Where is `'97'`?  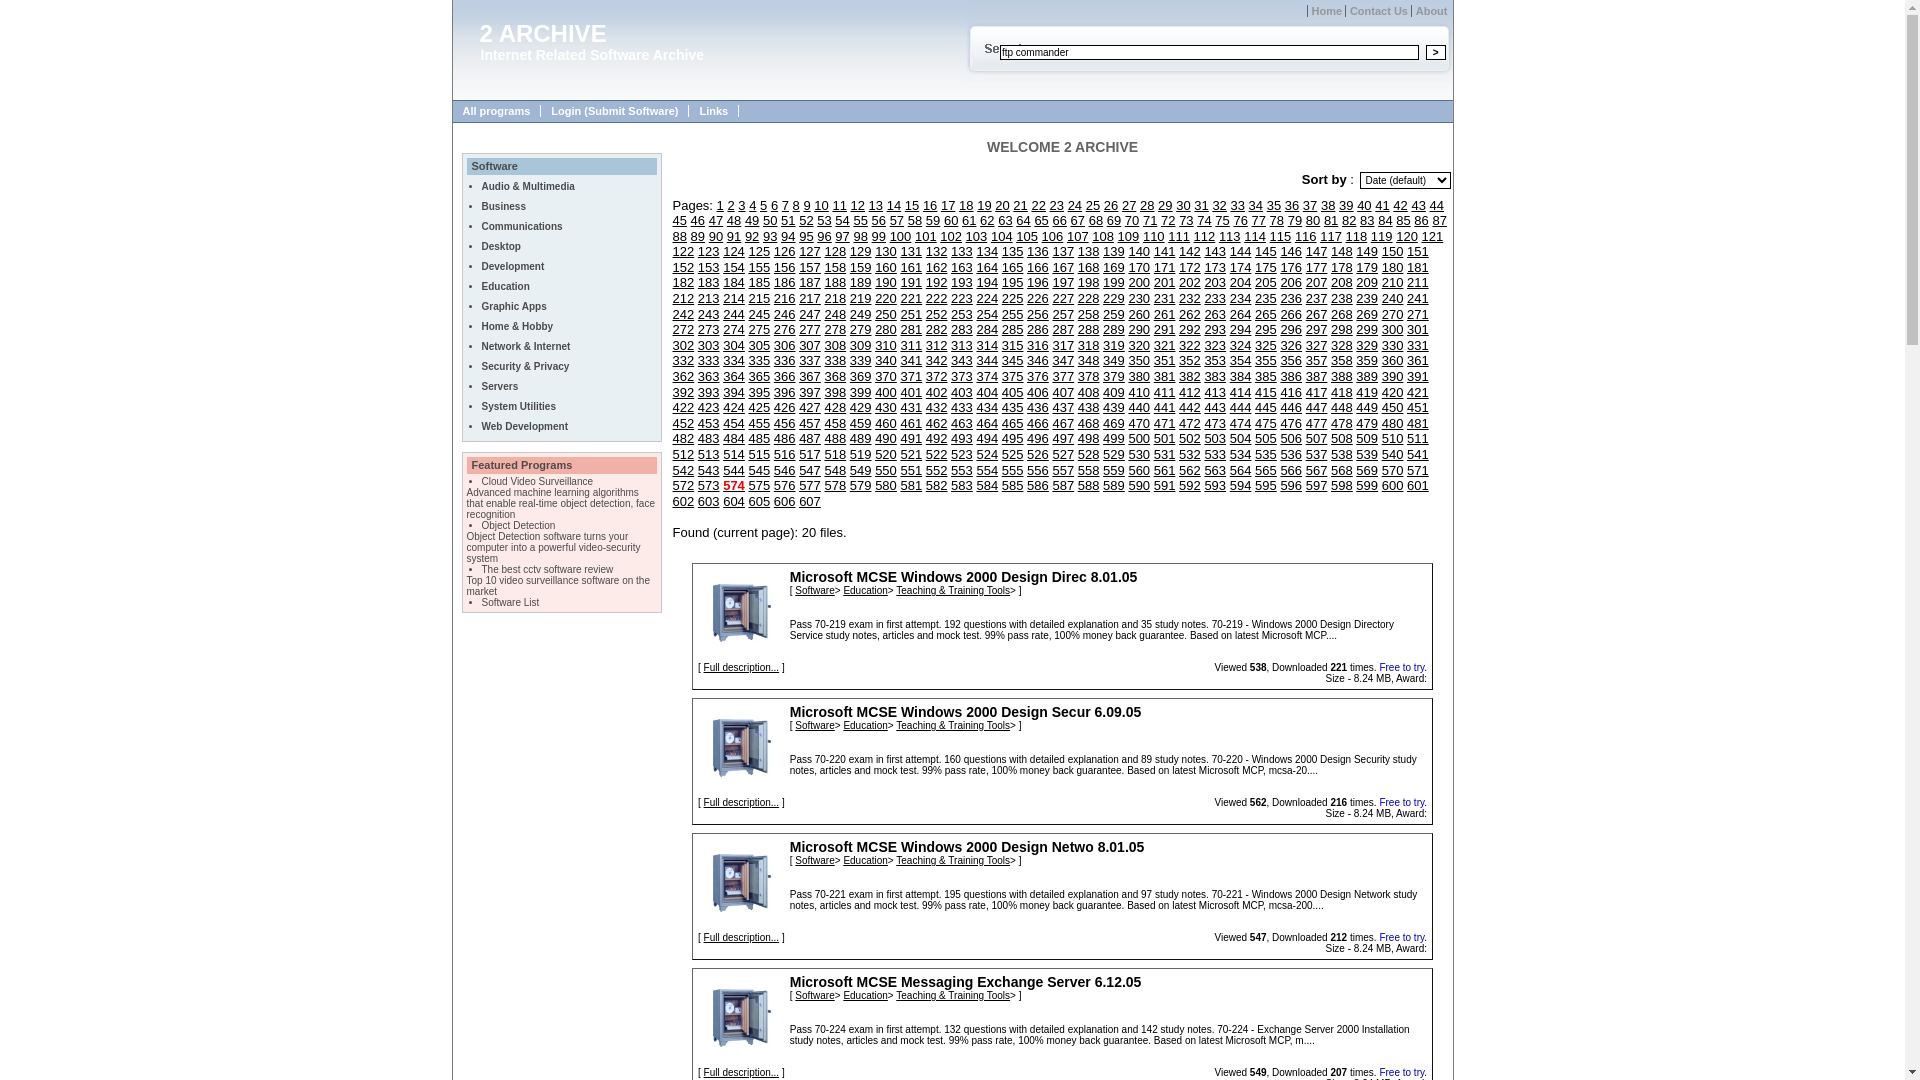
'97' is located at coordinates (841, 235).